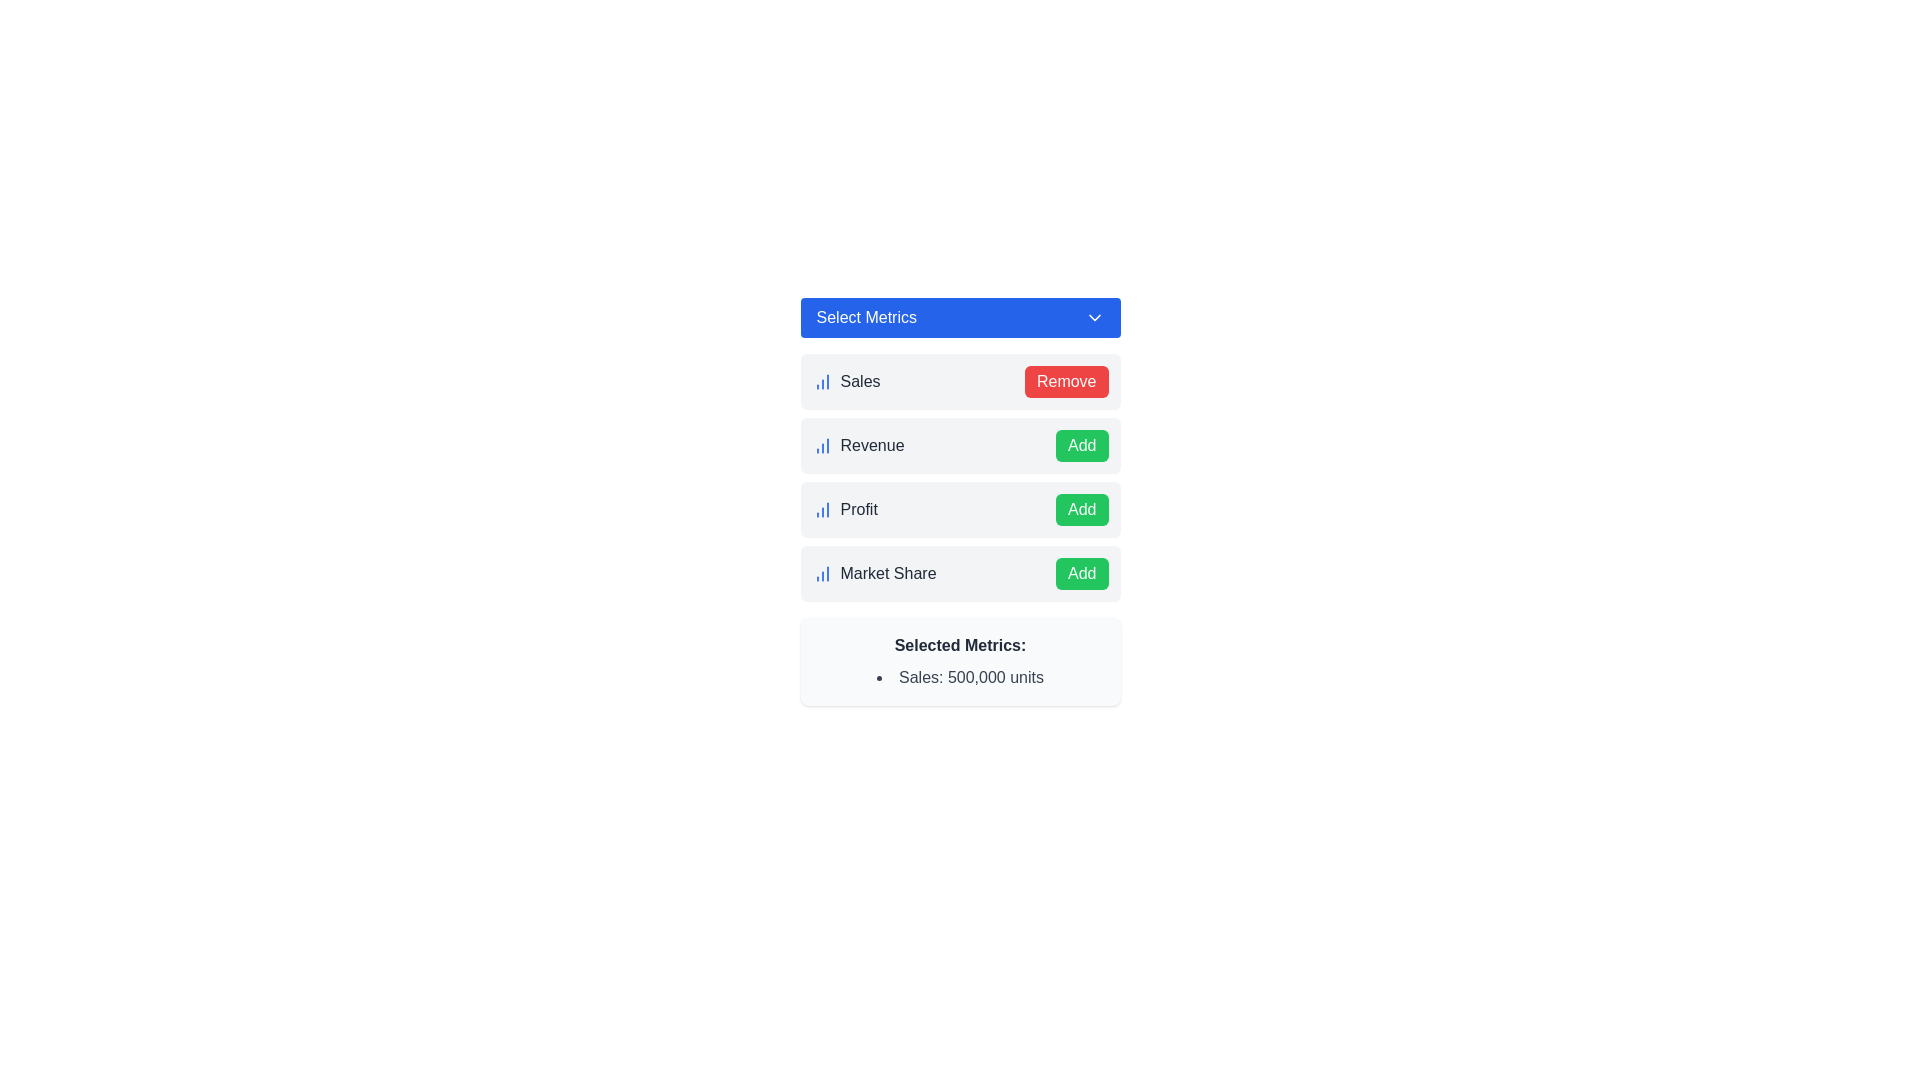 This screenshot has width=1920, height=1080. I want to click on the 'Add' button for the 'Profit' metric in the selection interface, which is the third item in the list of metrics, so click(960, 496).